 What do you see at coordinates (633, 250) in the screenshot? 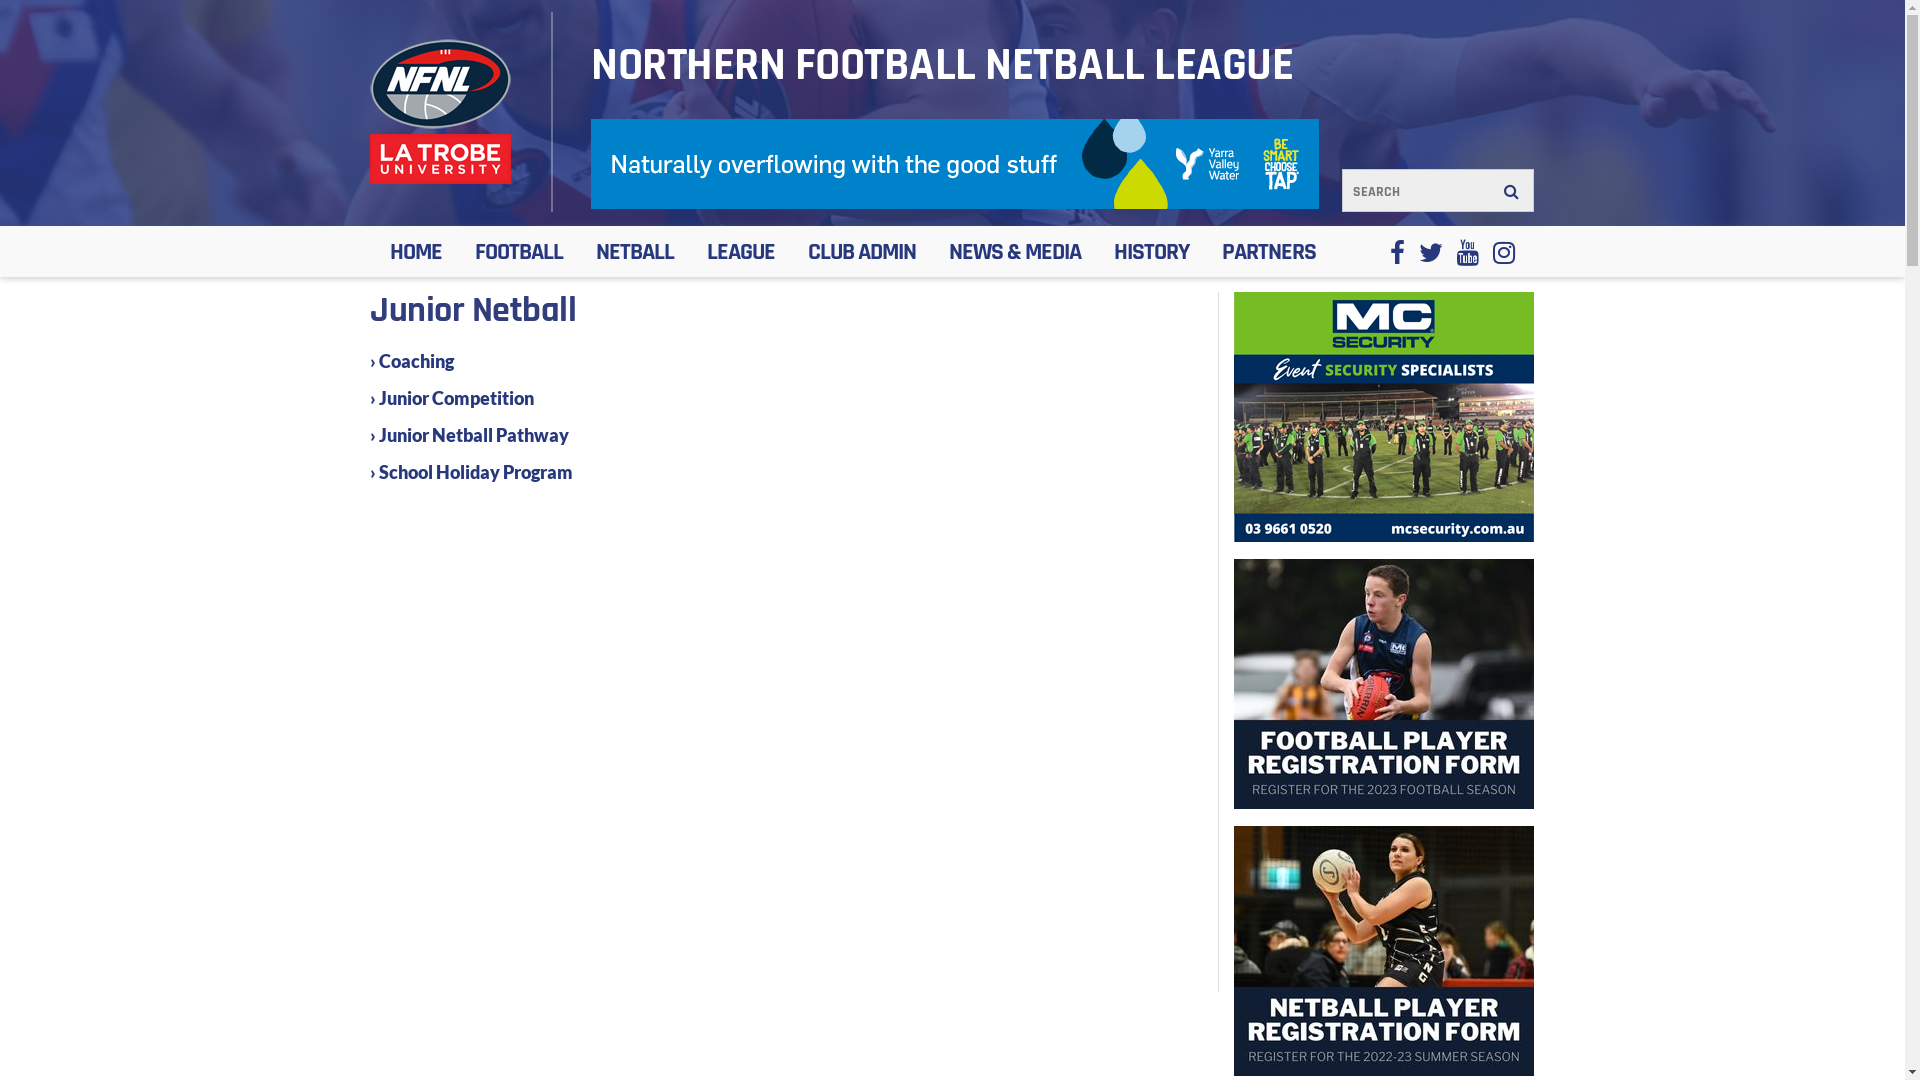
I see `'NETBALL'` at bounding box center [633, 250].